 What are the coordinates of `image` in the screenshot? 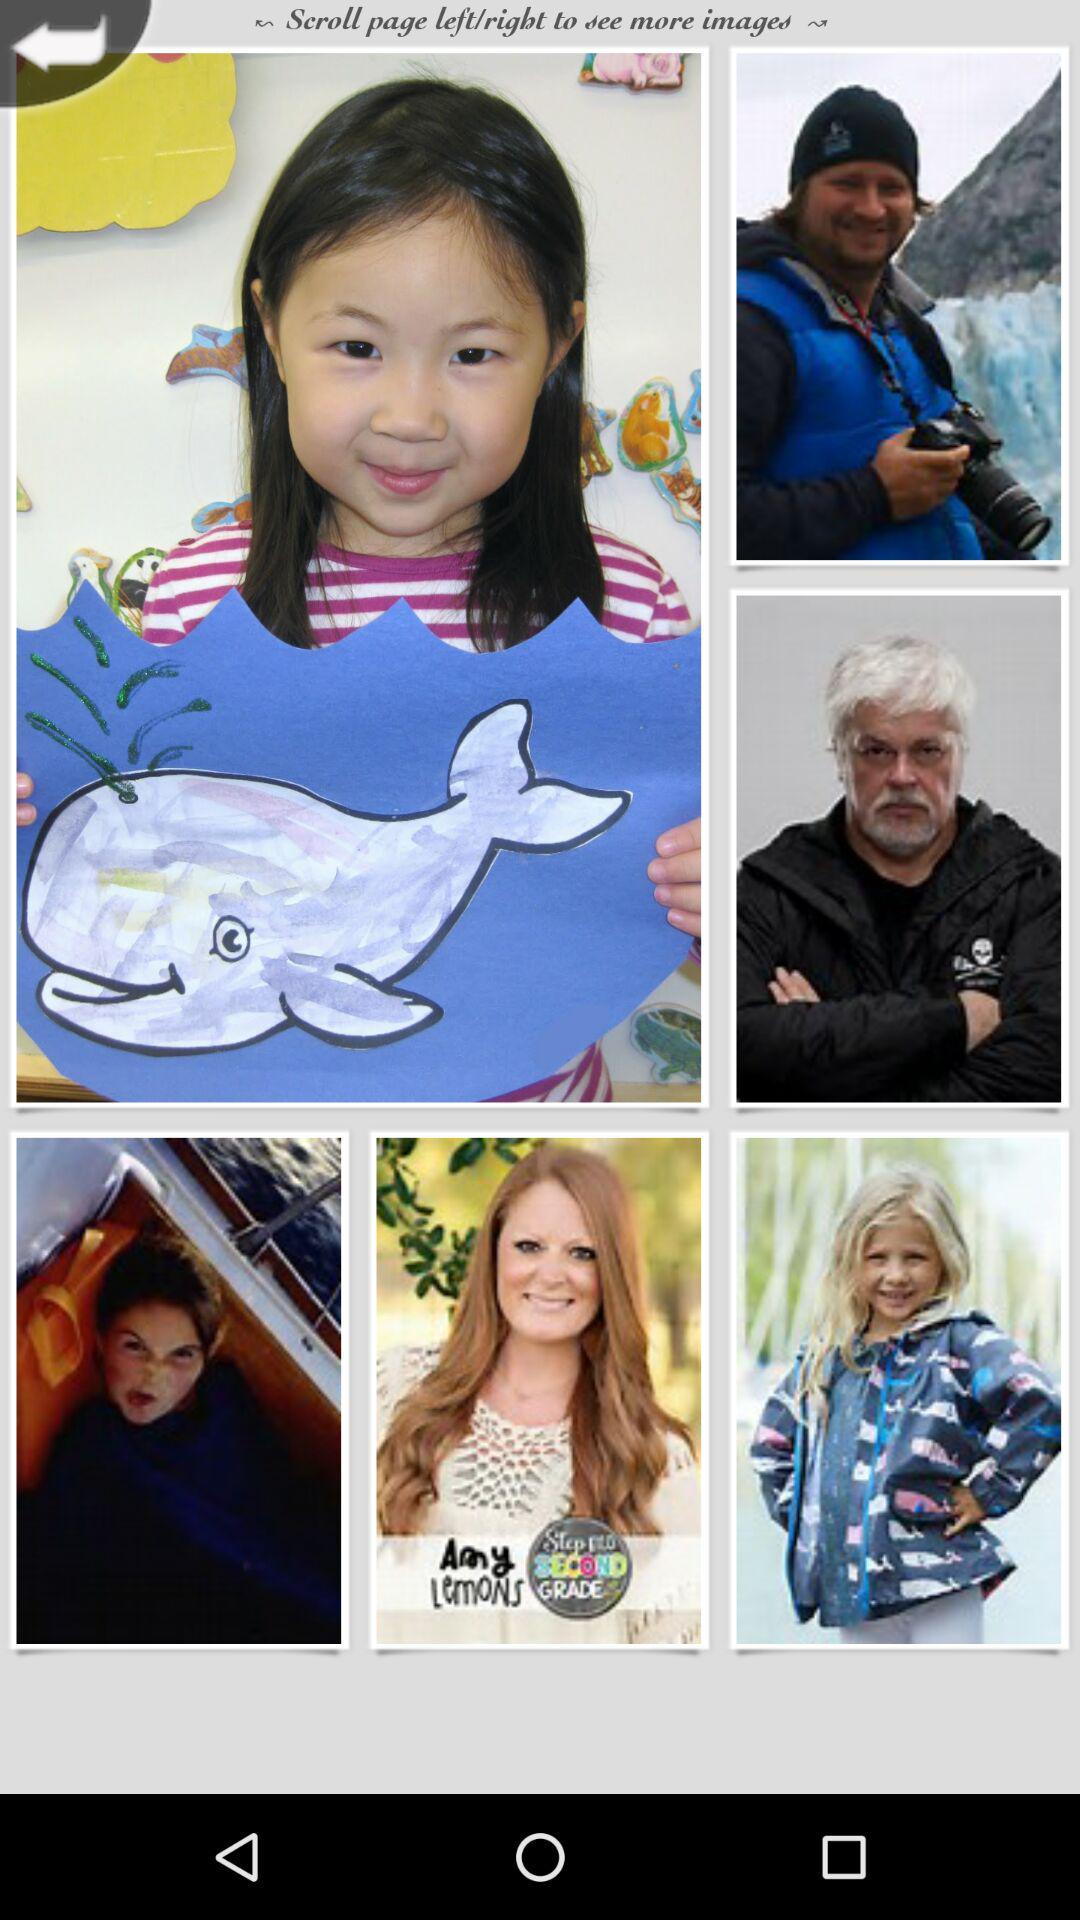 It's located at (897, 305).